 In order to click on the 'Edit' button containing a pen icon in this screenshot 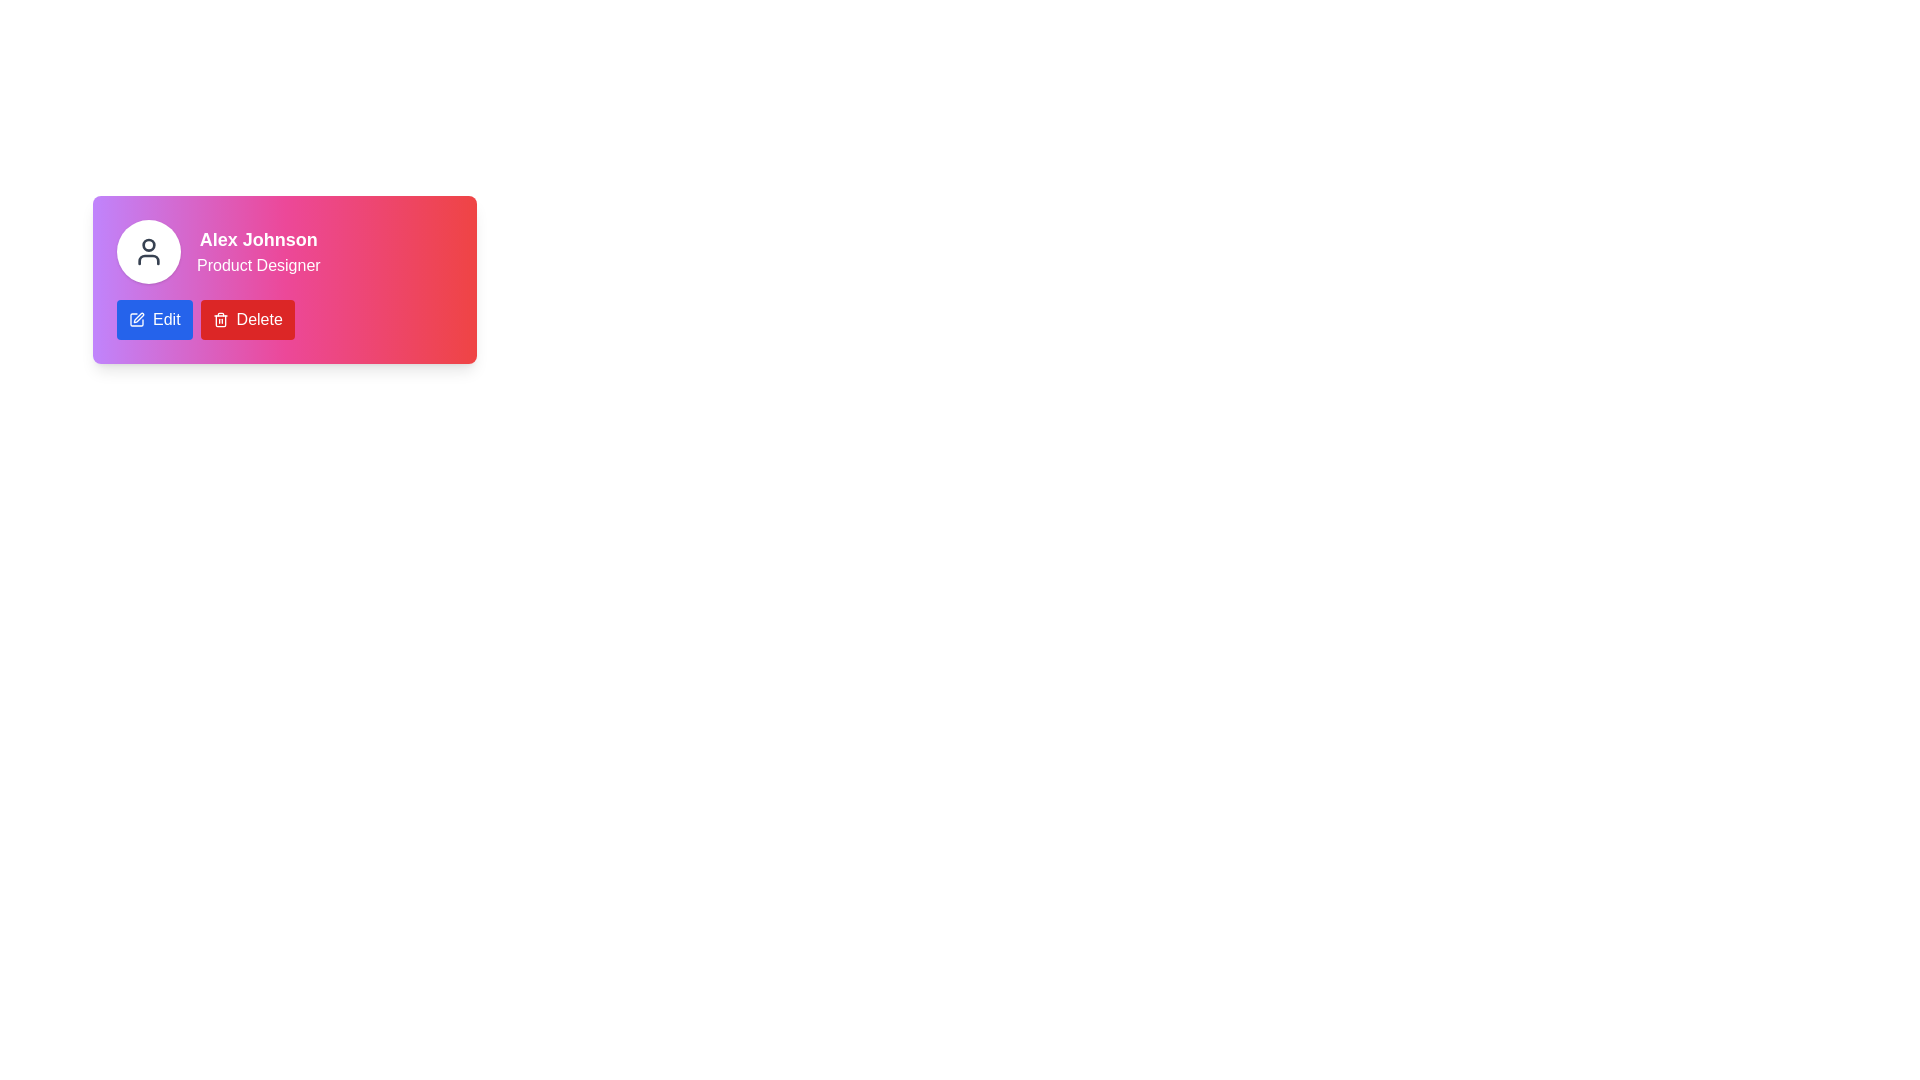, I will do `click(136, 319)`.